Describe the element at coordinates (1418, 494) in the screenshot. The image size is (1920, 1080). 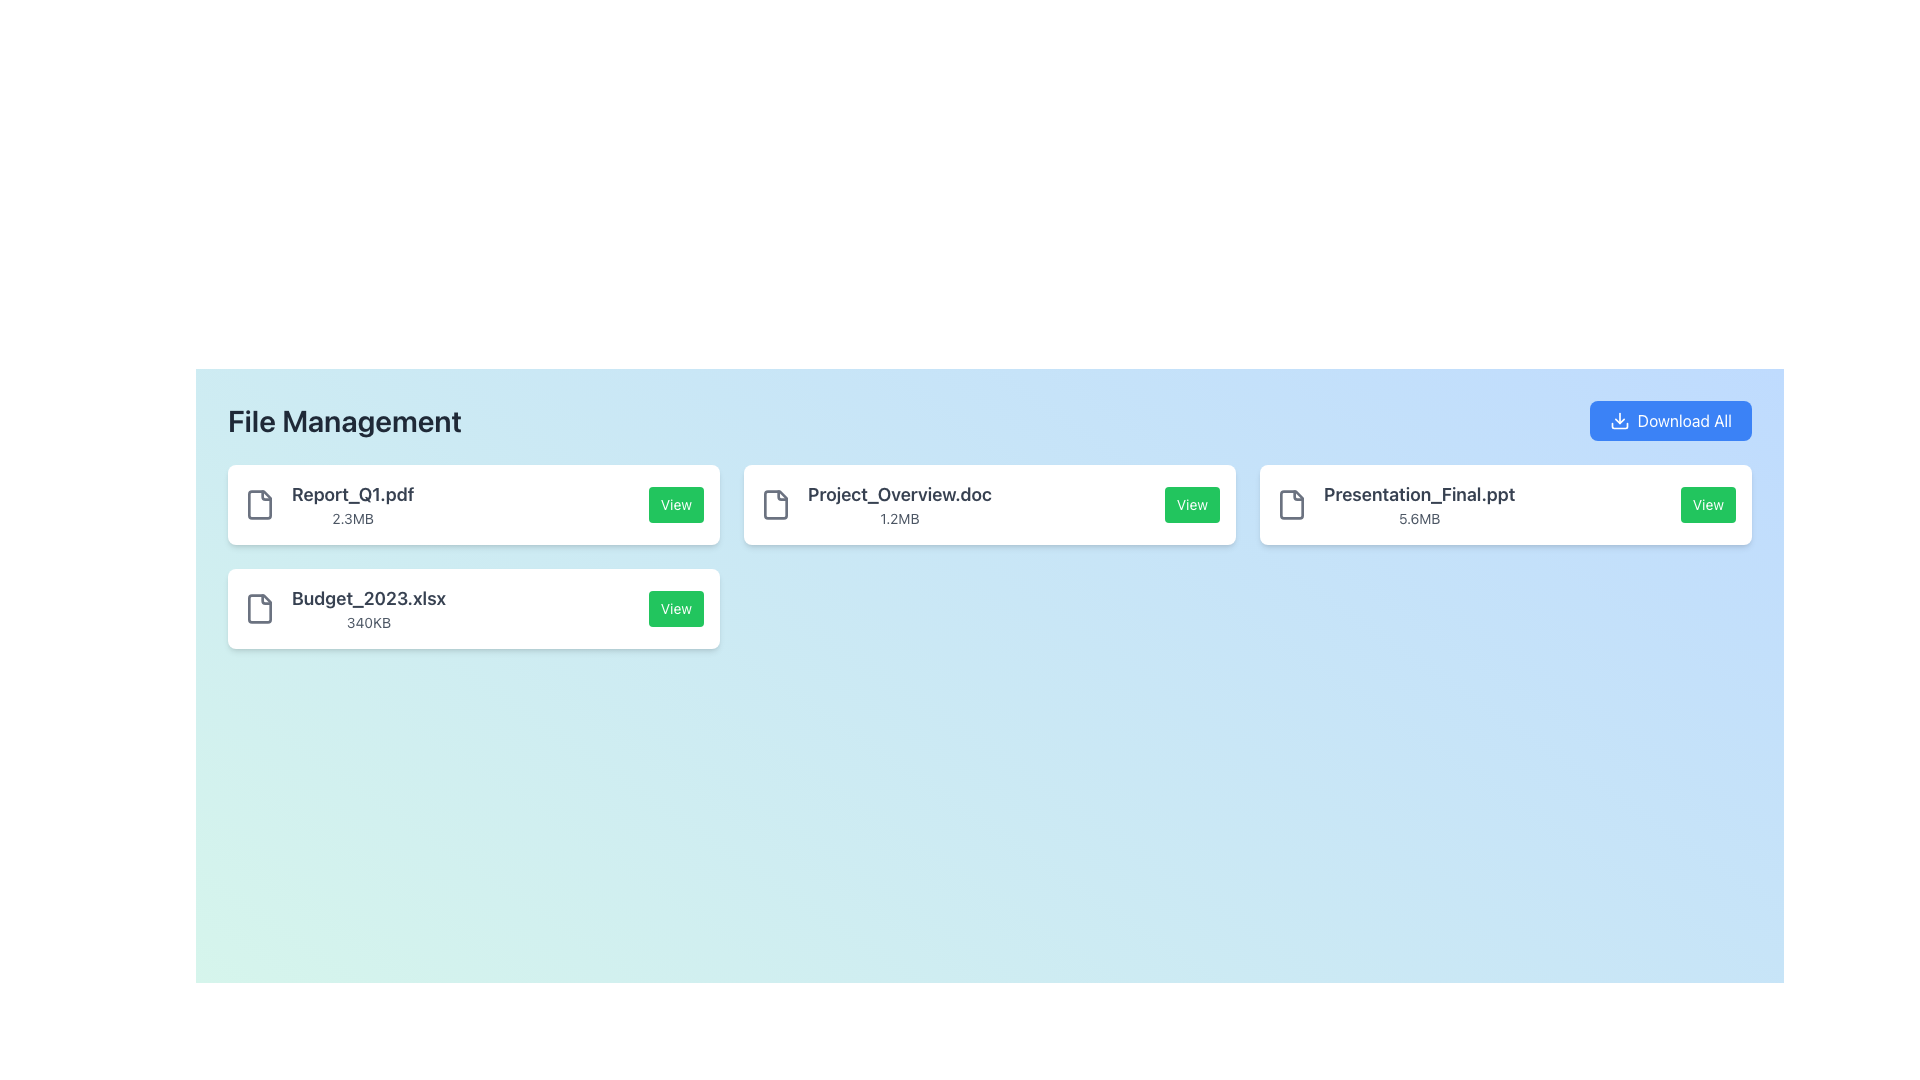
I see `the text label that reads 'Presentation_Final.ppt', which is styled in bold and grayish color, located in the rightmost column of a grid layout` at that location.